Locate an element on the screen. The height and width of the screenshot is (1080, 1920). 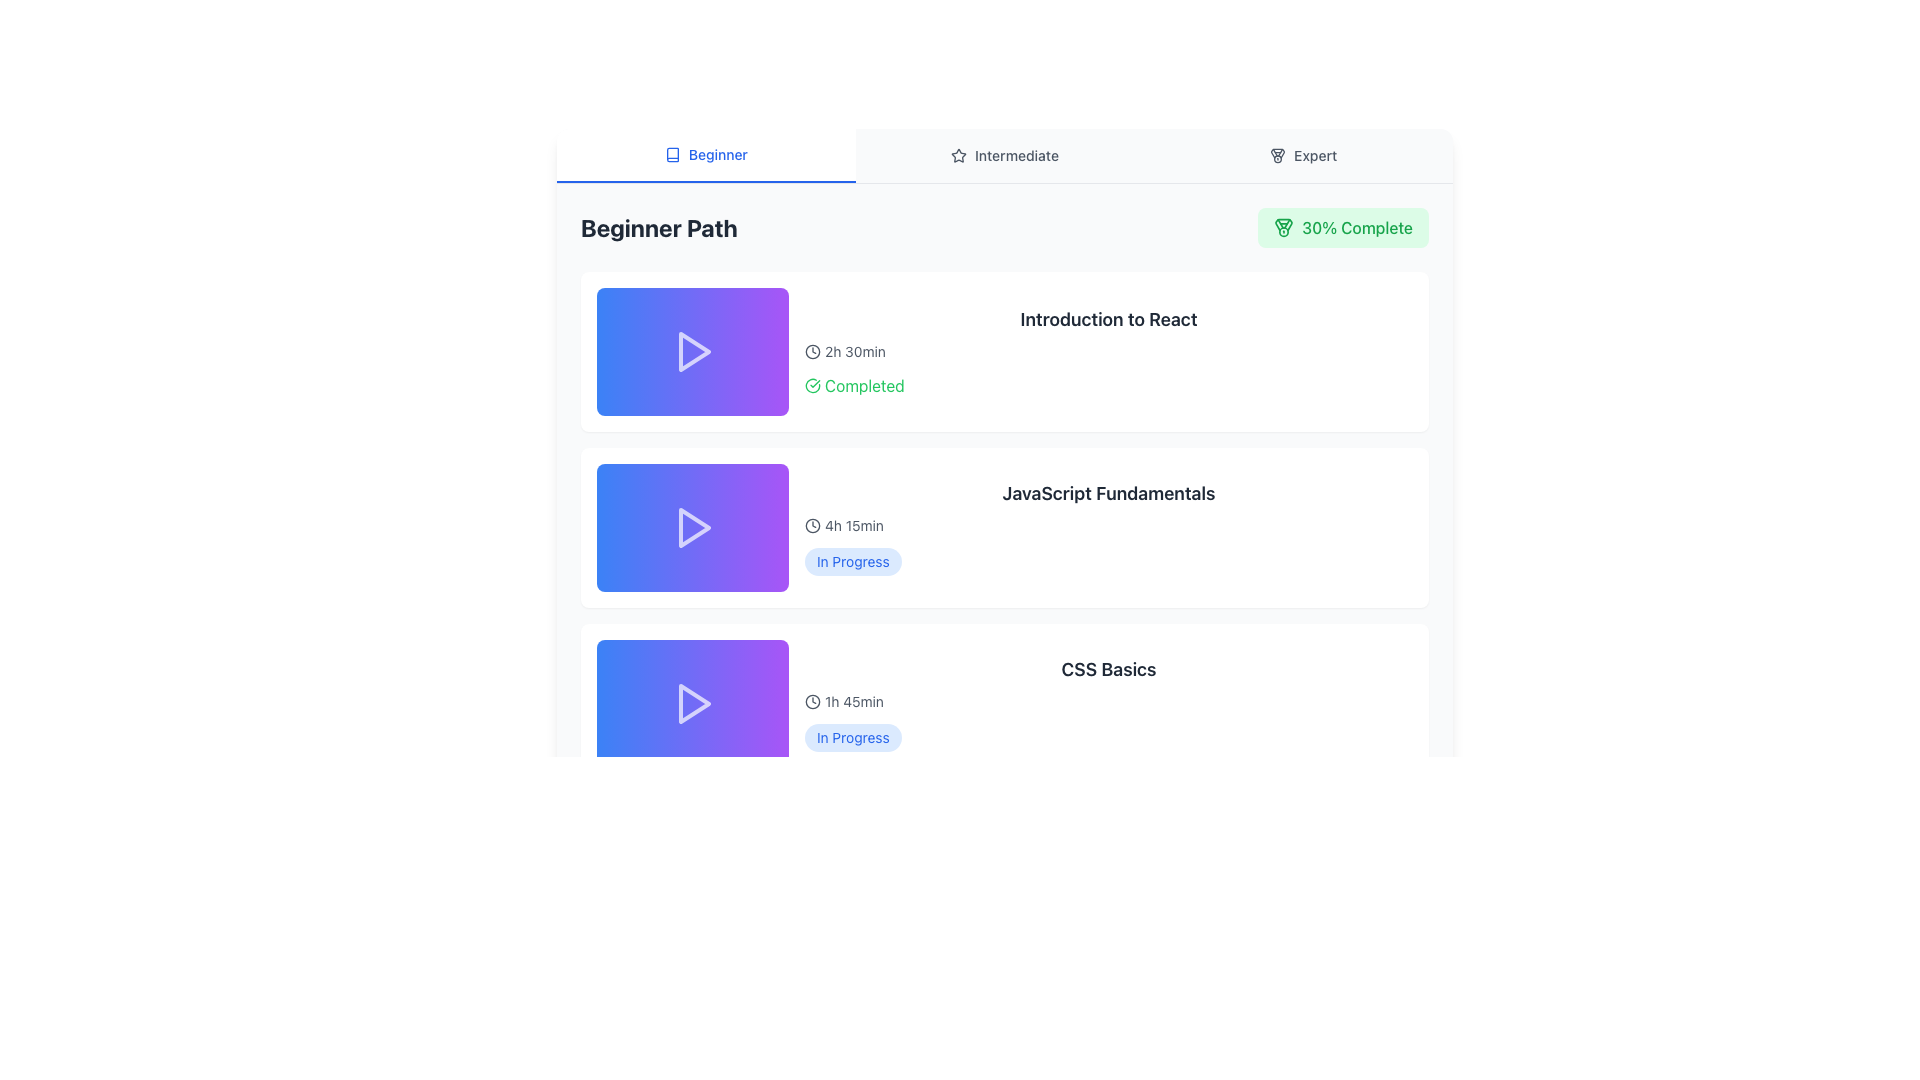
the 'Beginner' tab, which is the first tab in a tab-based navigation system, styled with a blue font and a small book icon is located at coordinates (706, 154).